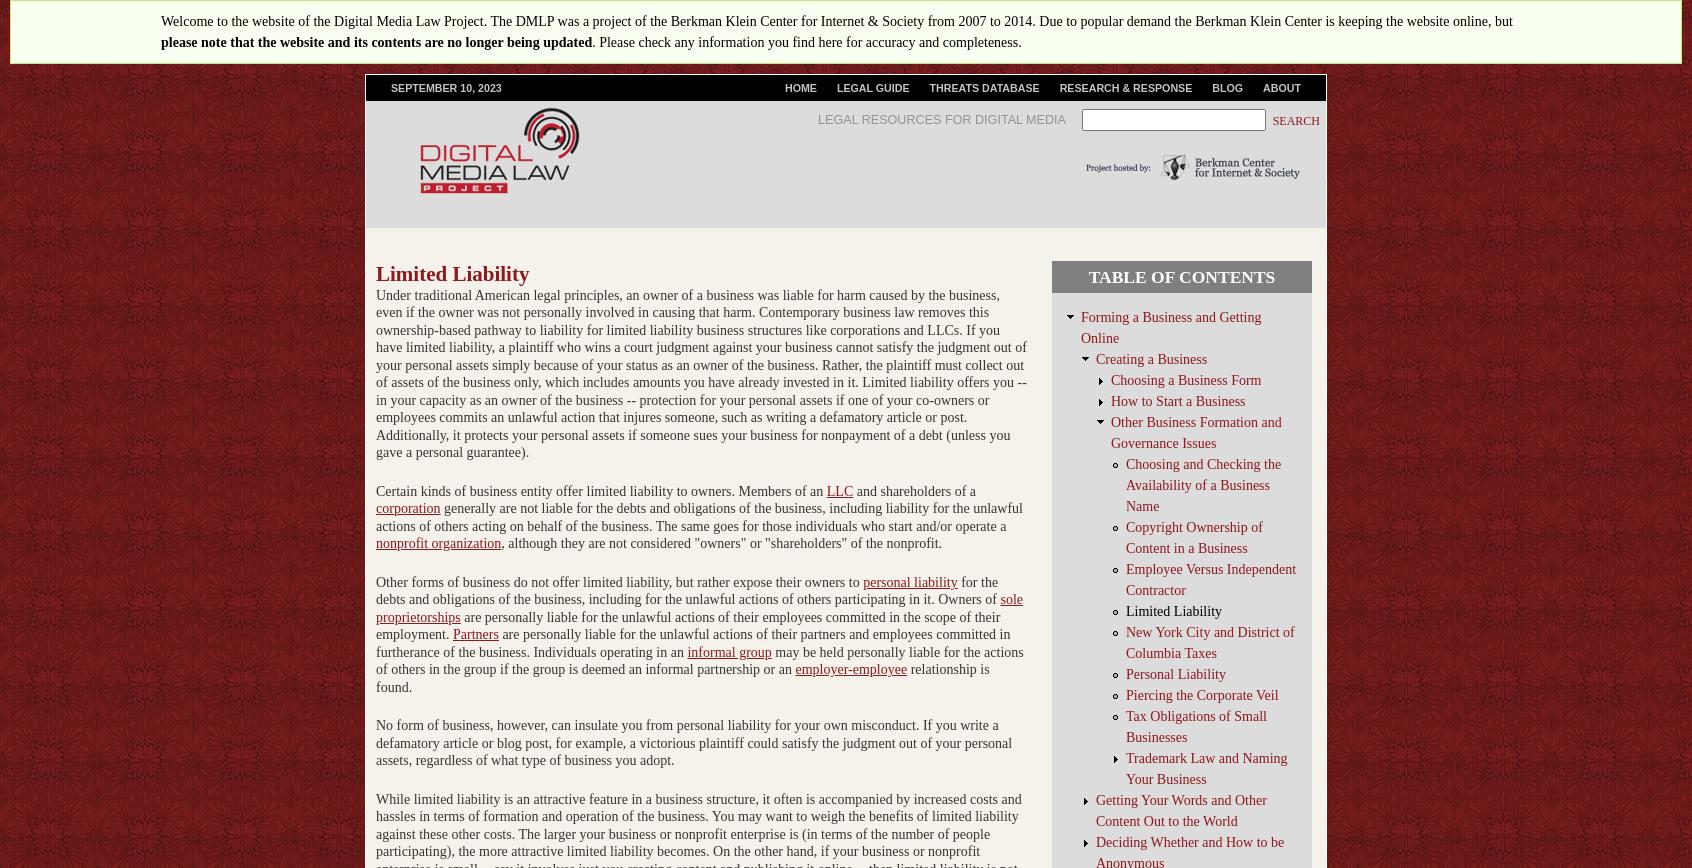 This screenshot has height=868, width=1692. Describe the element at coordinates (1126, 537) in the screenshot. I see `'Copyright Ownership of Content in a Business'` at that location.